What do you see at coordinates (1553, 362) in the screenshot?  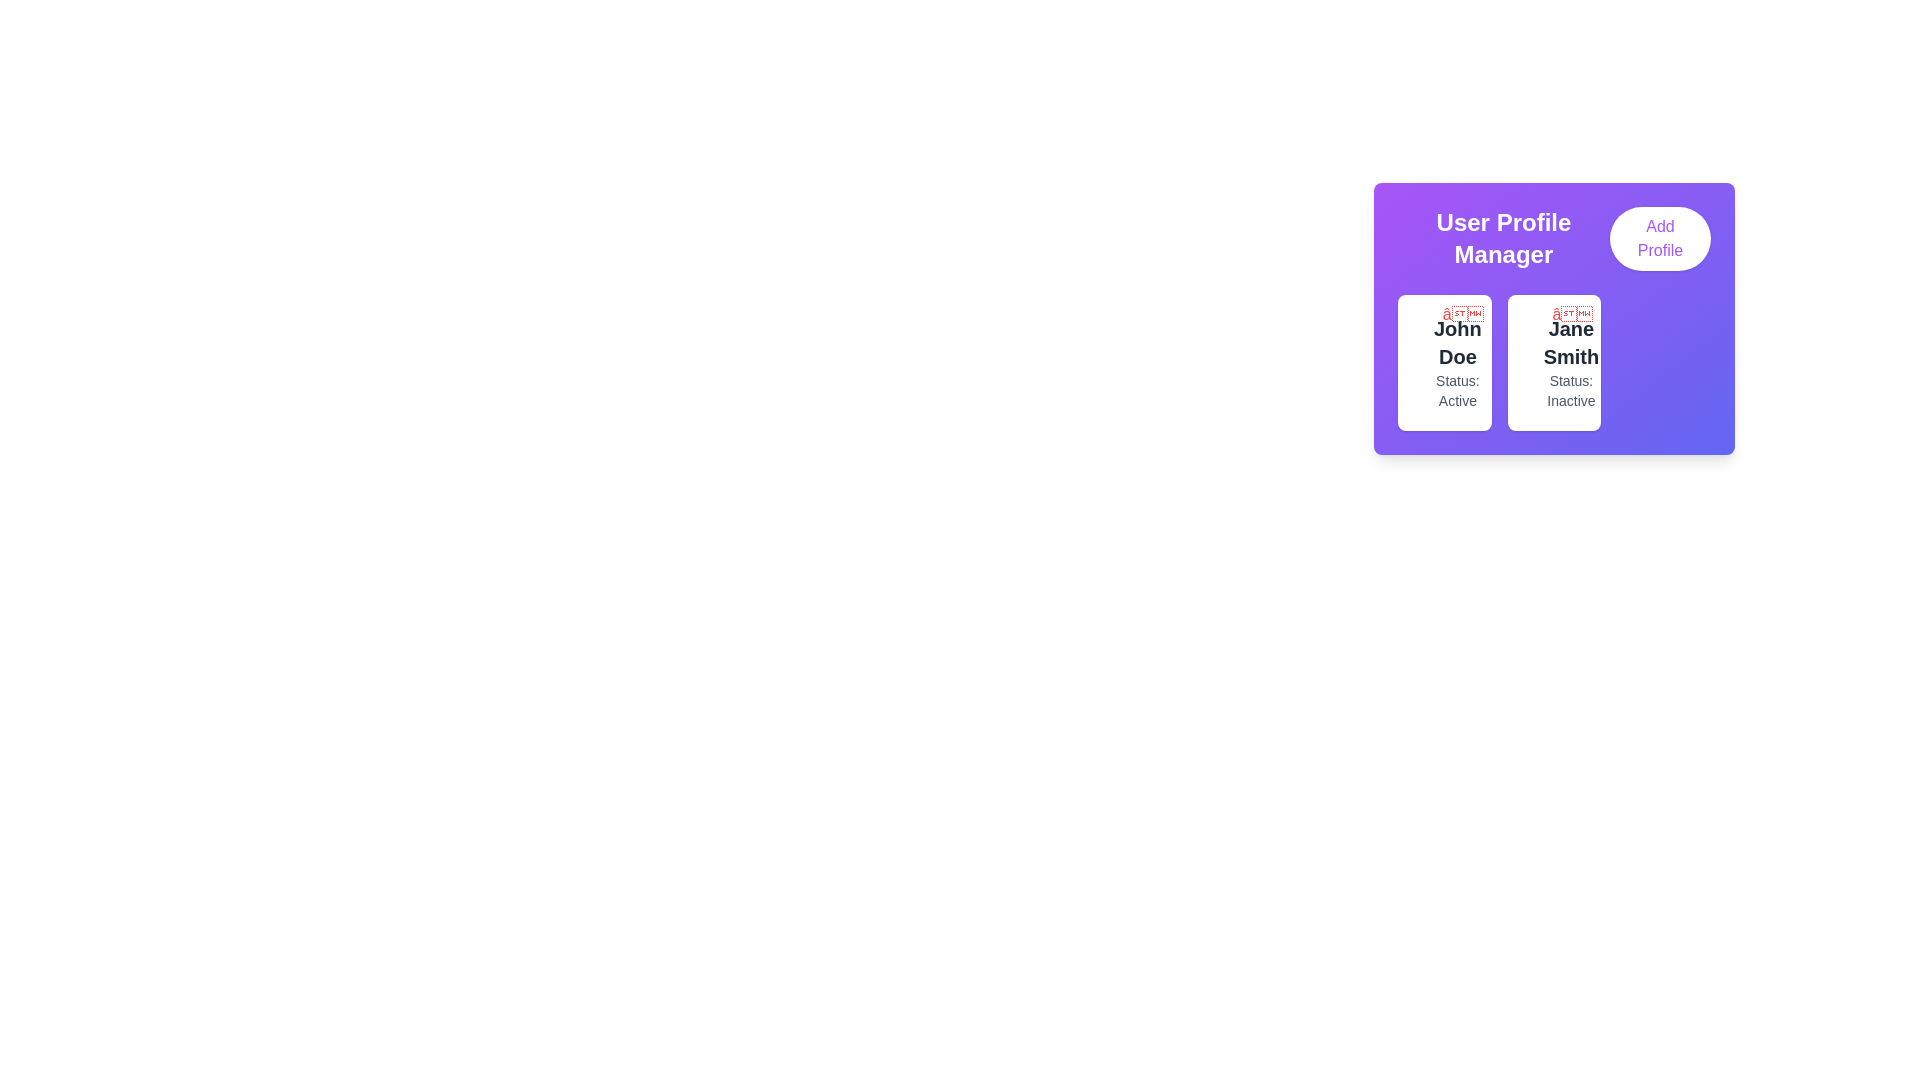 I see `the second profile card, which contains user information and an action button` at bounding box center [1553, 362].